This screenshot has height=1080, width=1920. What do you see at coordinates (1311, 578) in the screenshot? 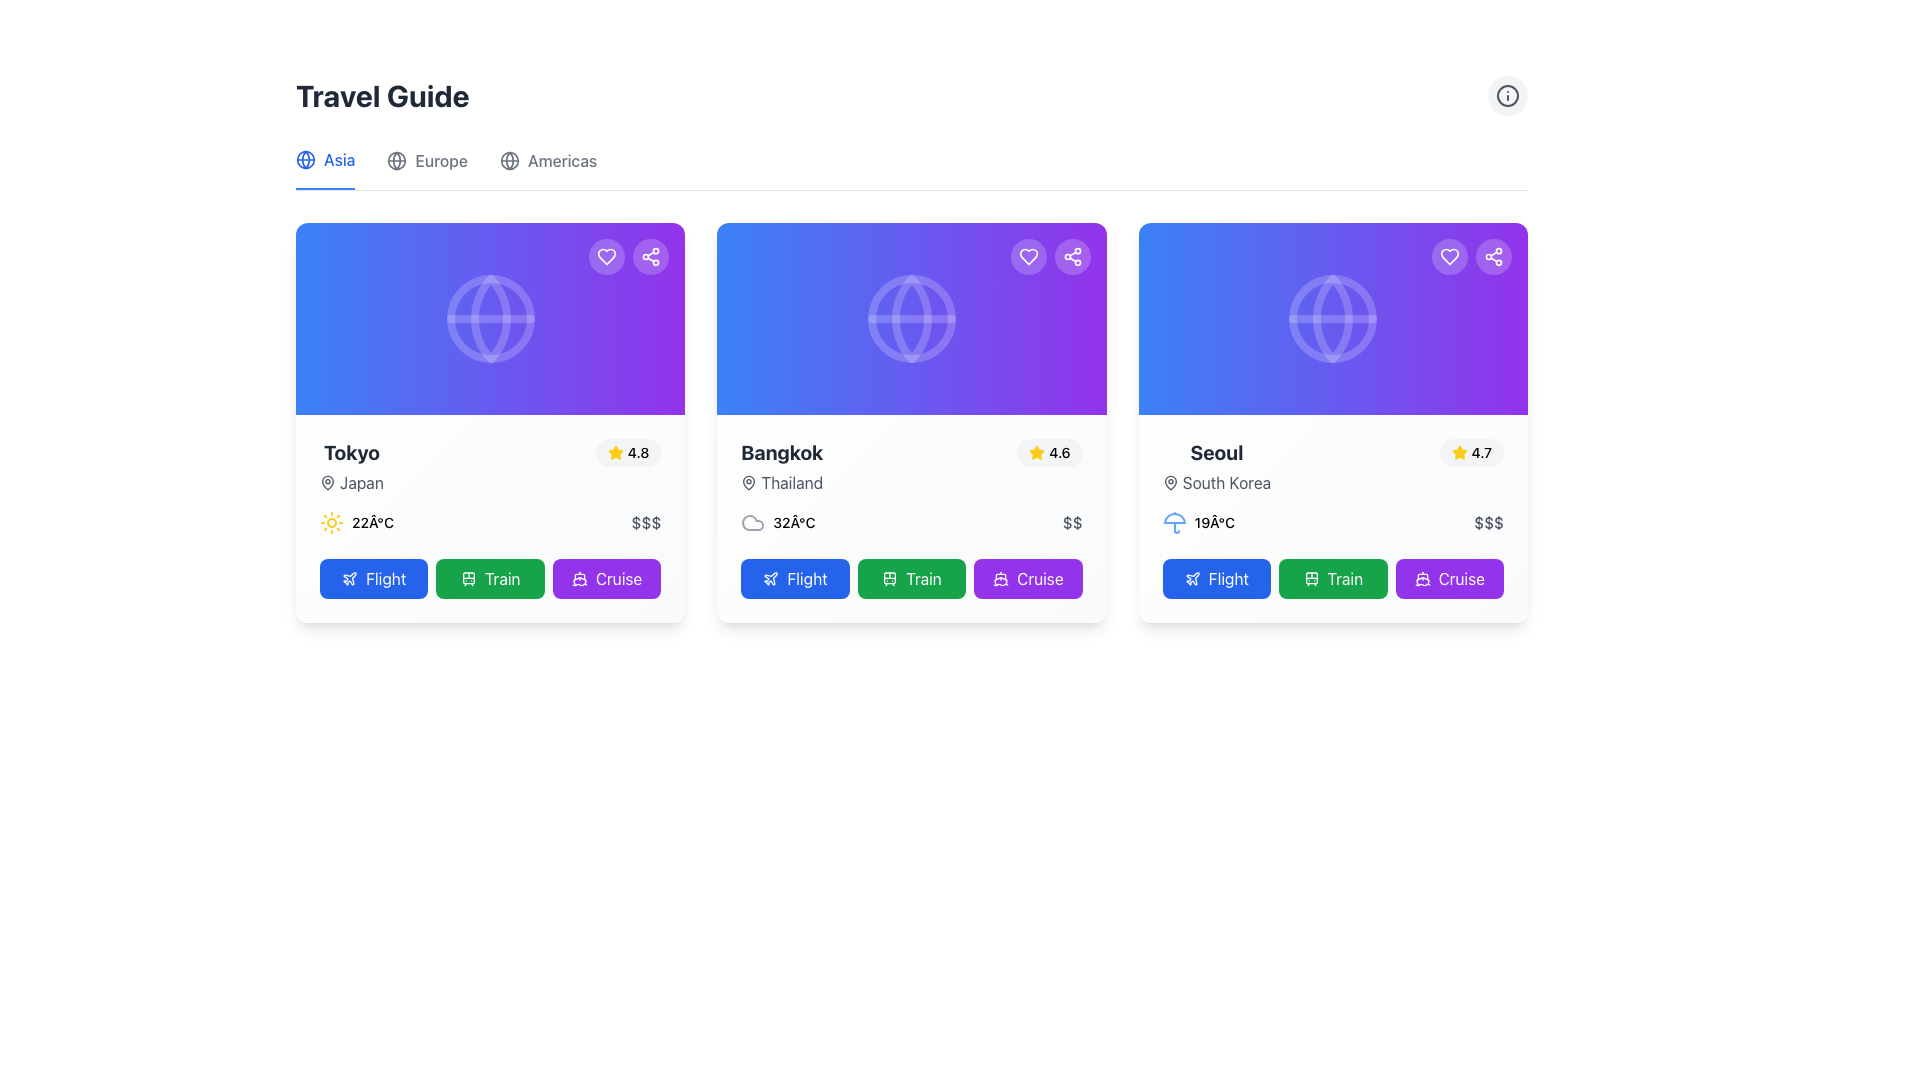
I see `the decorative 'Train' icon within the green rectangular button at the bottom of the 'Seoul' travel option card` at bounding box center [1311, 578].